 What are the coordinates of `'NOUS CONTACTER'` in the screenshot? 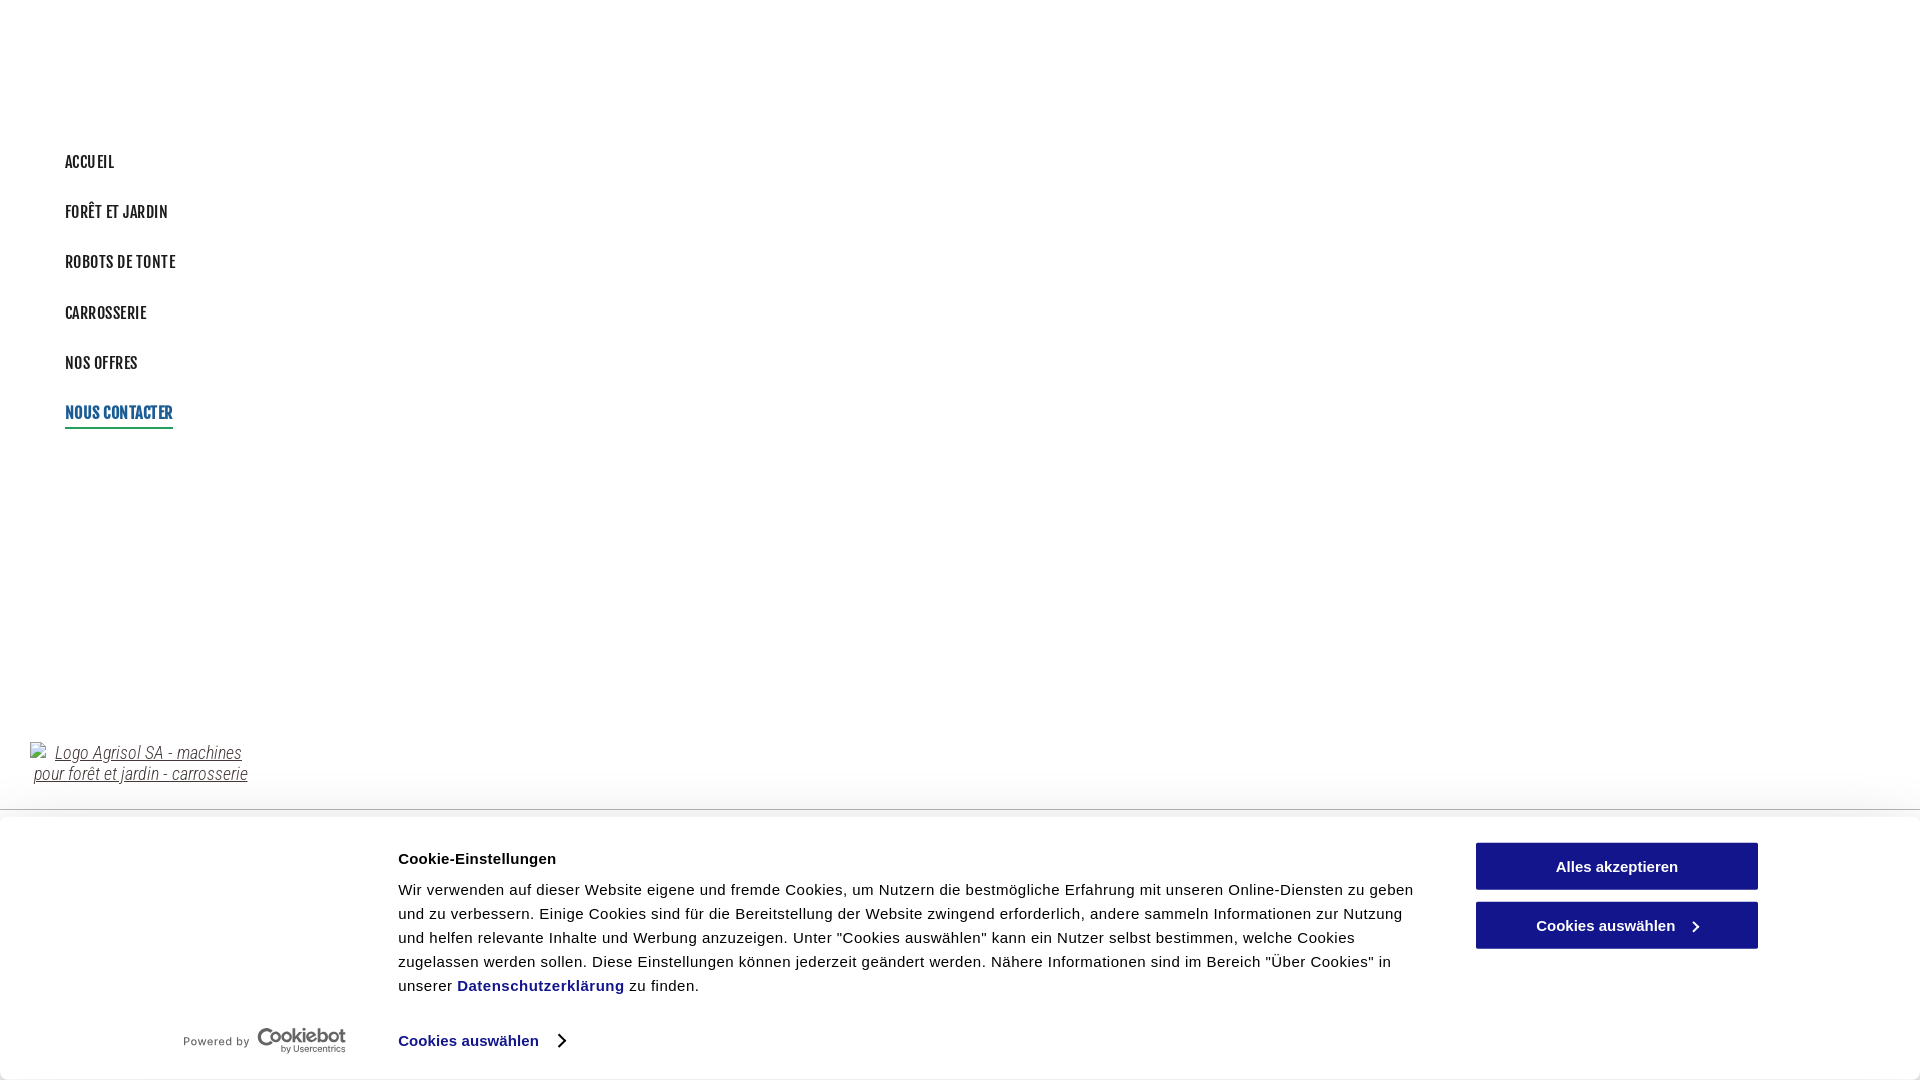 It's located at (54, 411).